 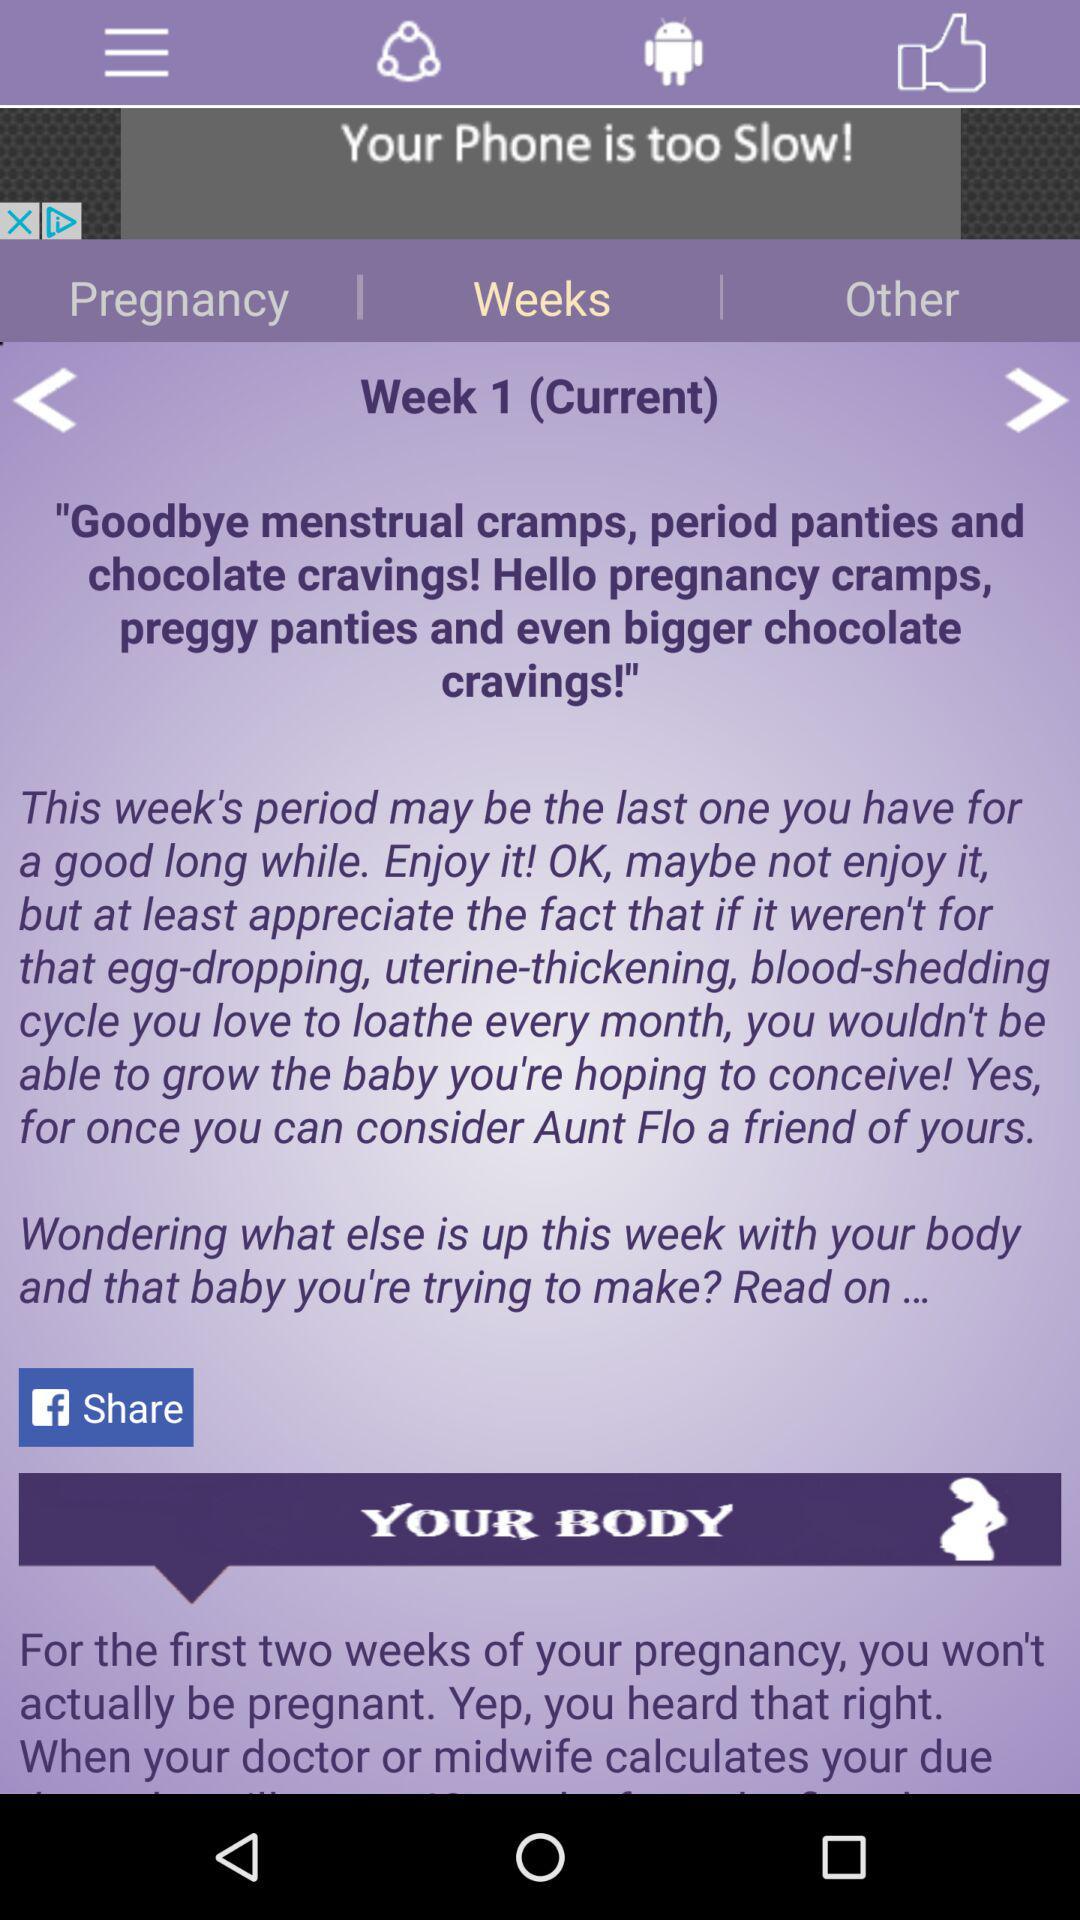 I want to click on share it button, so click(x=407, y=52).